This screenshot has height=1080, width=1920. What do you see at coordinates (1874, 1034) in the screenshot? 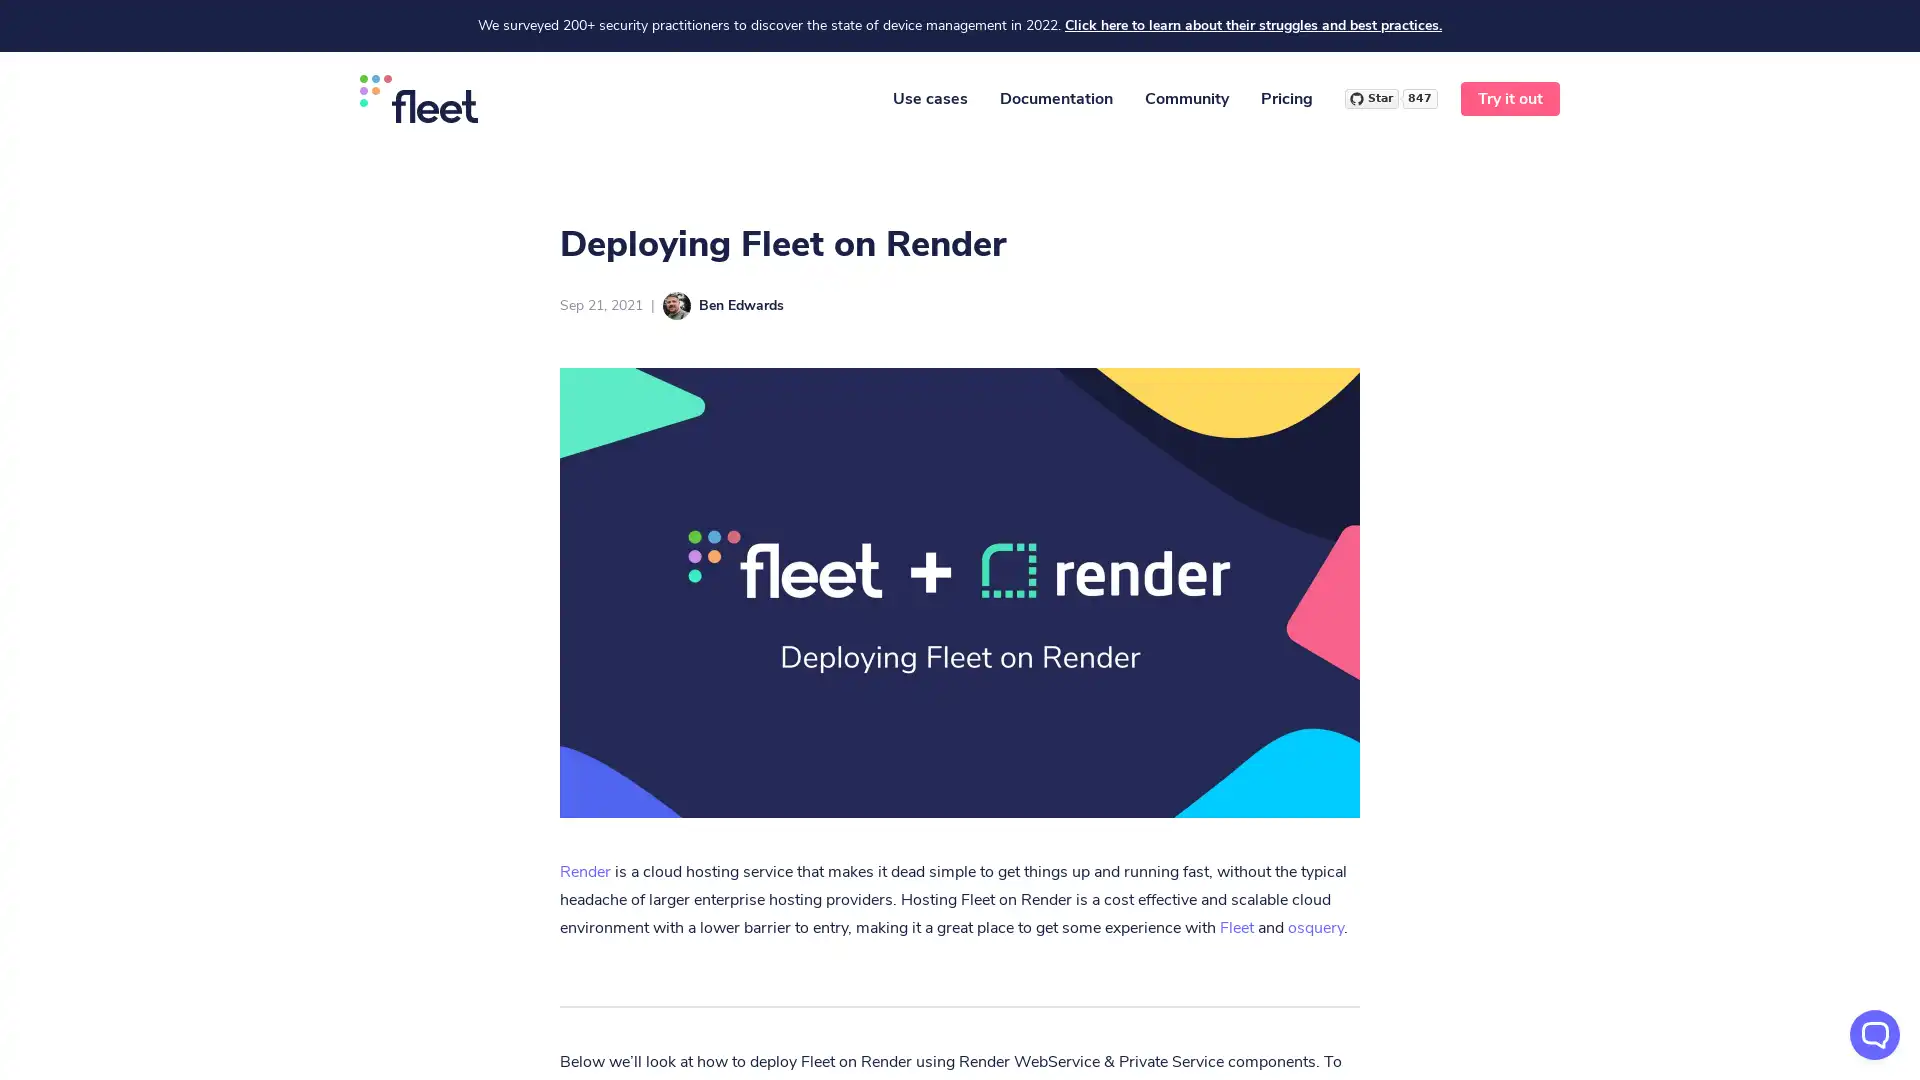
I see `Open chat widget` at bounding box center [1874, 1034].